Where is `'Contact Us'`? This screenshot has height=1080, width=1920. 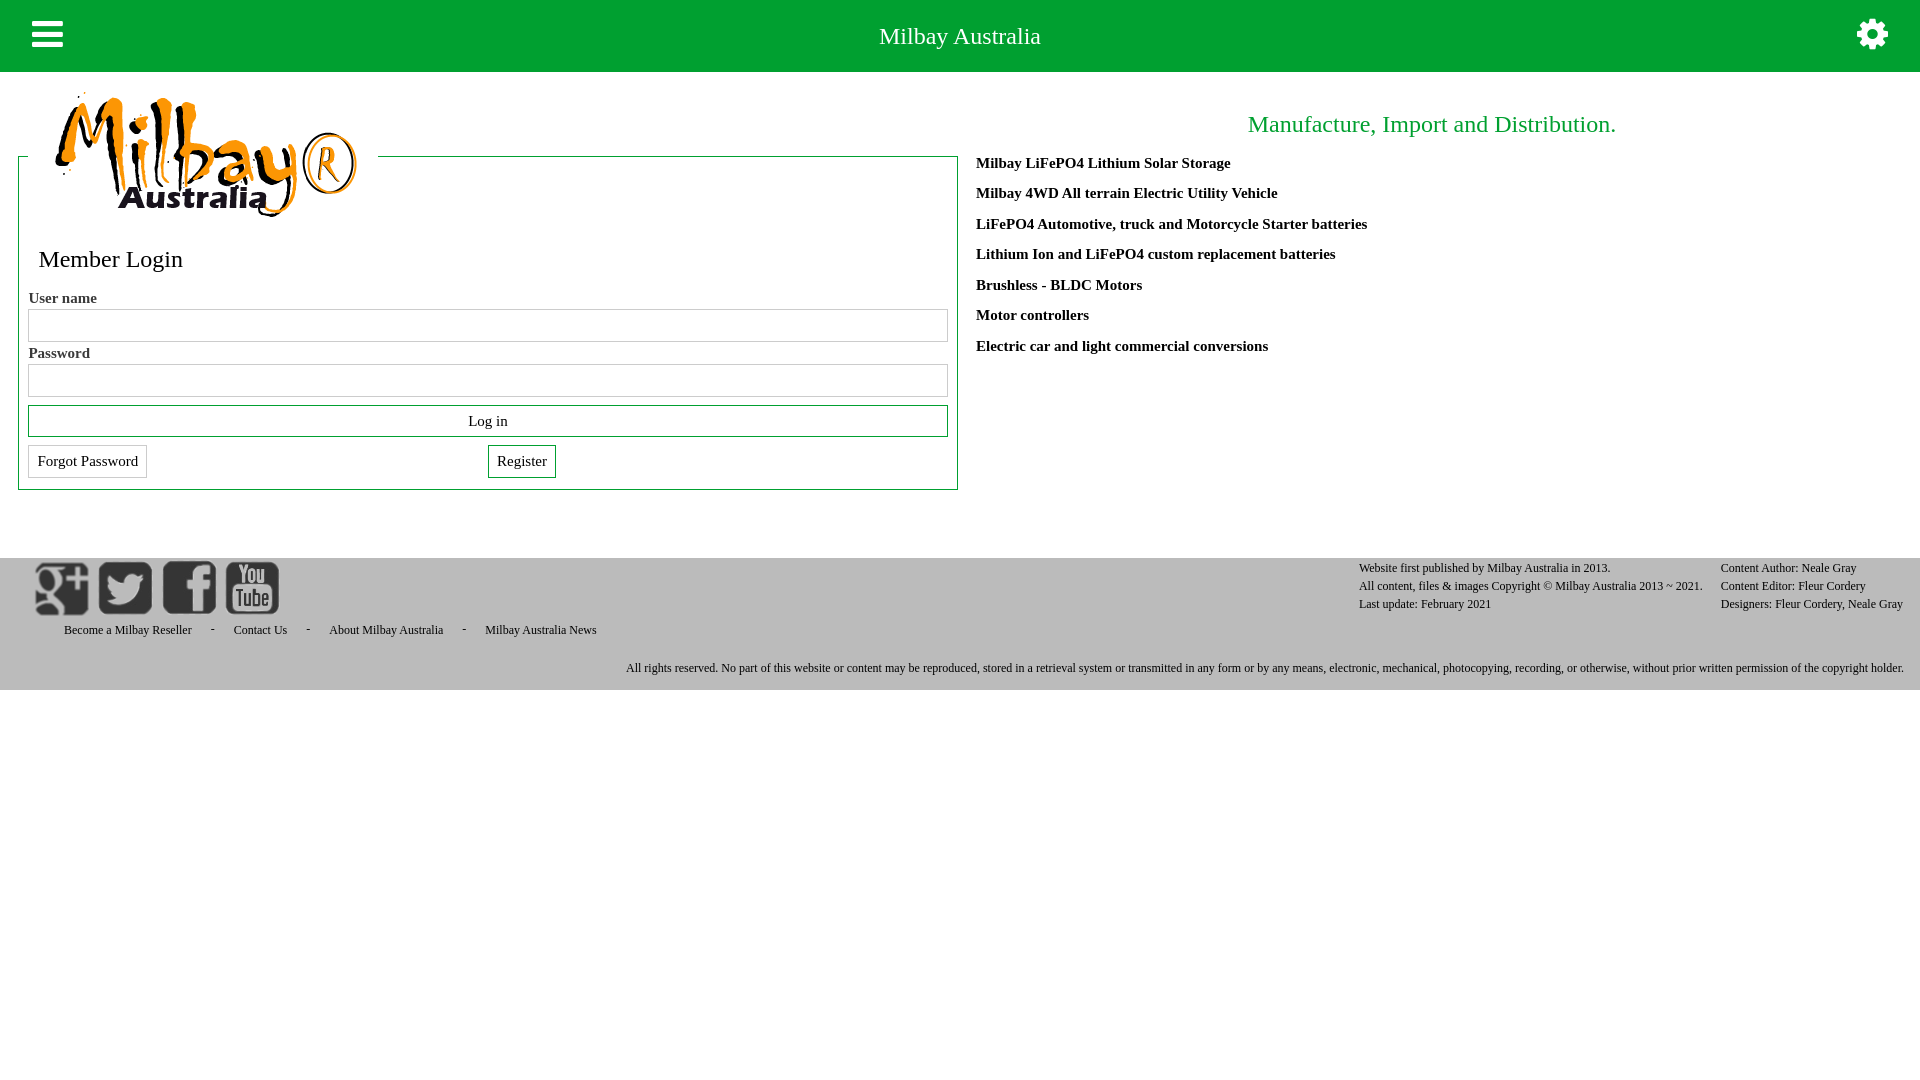 'Contact Us' is located at coordinates (259, 628).